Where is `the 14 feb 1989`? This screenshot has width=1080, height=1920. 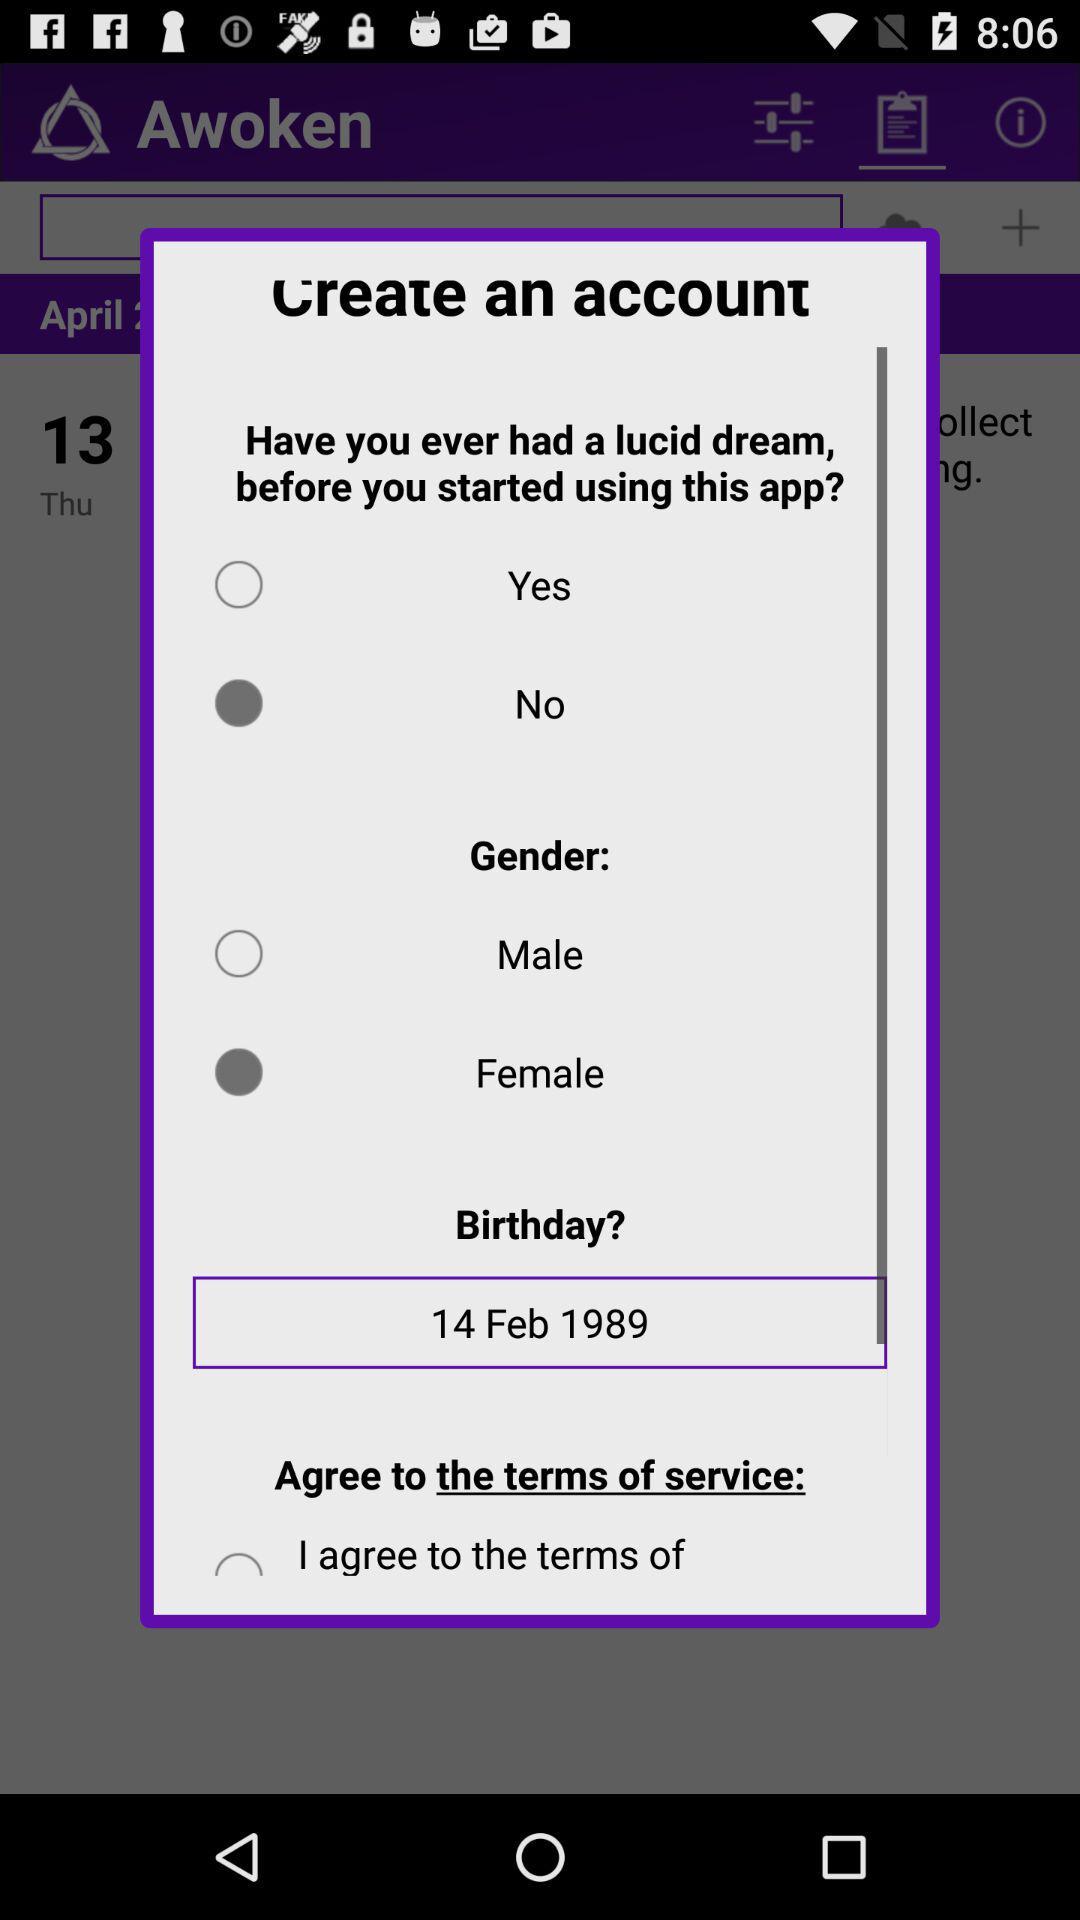 the 14 feb 1989 is located at coordinates (540, 1336).